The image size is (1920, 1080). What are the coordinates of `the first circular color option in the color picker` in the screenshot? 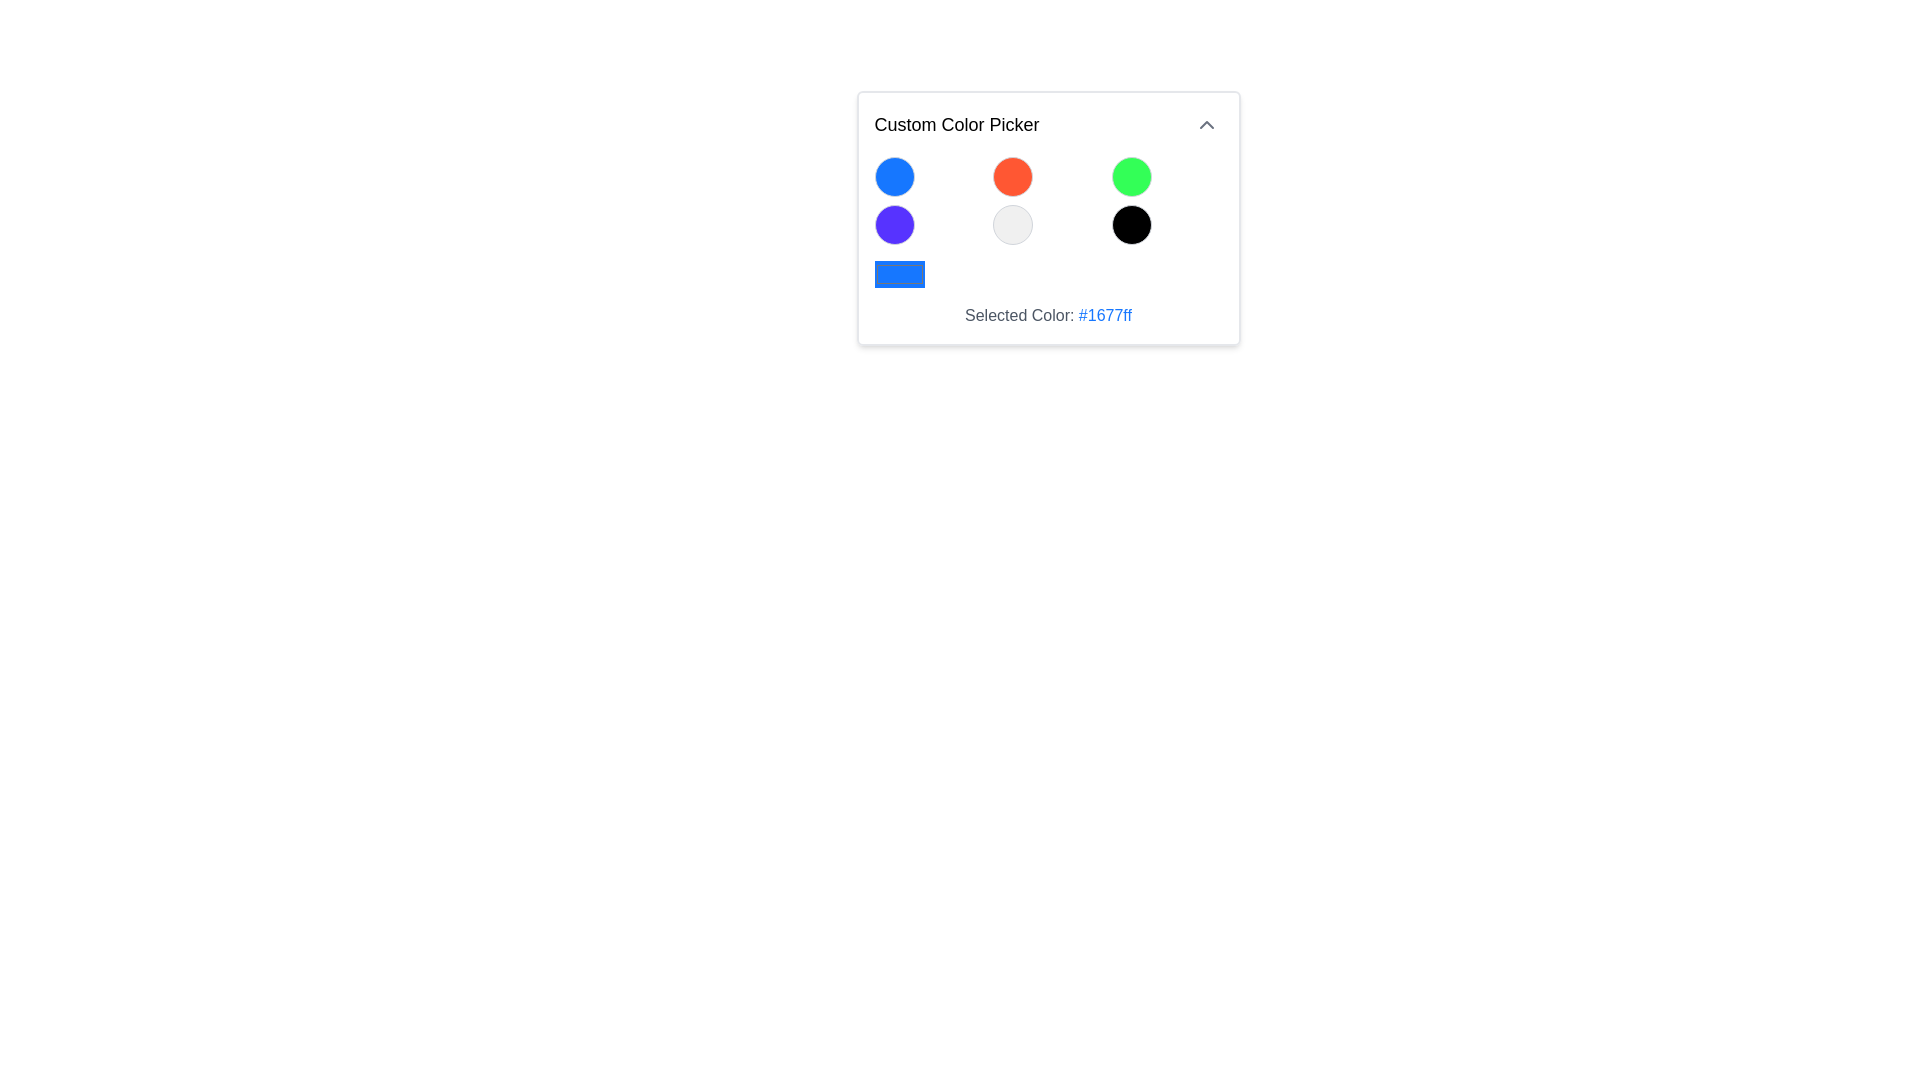 It's located at (893, 176).